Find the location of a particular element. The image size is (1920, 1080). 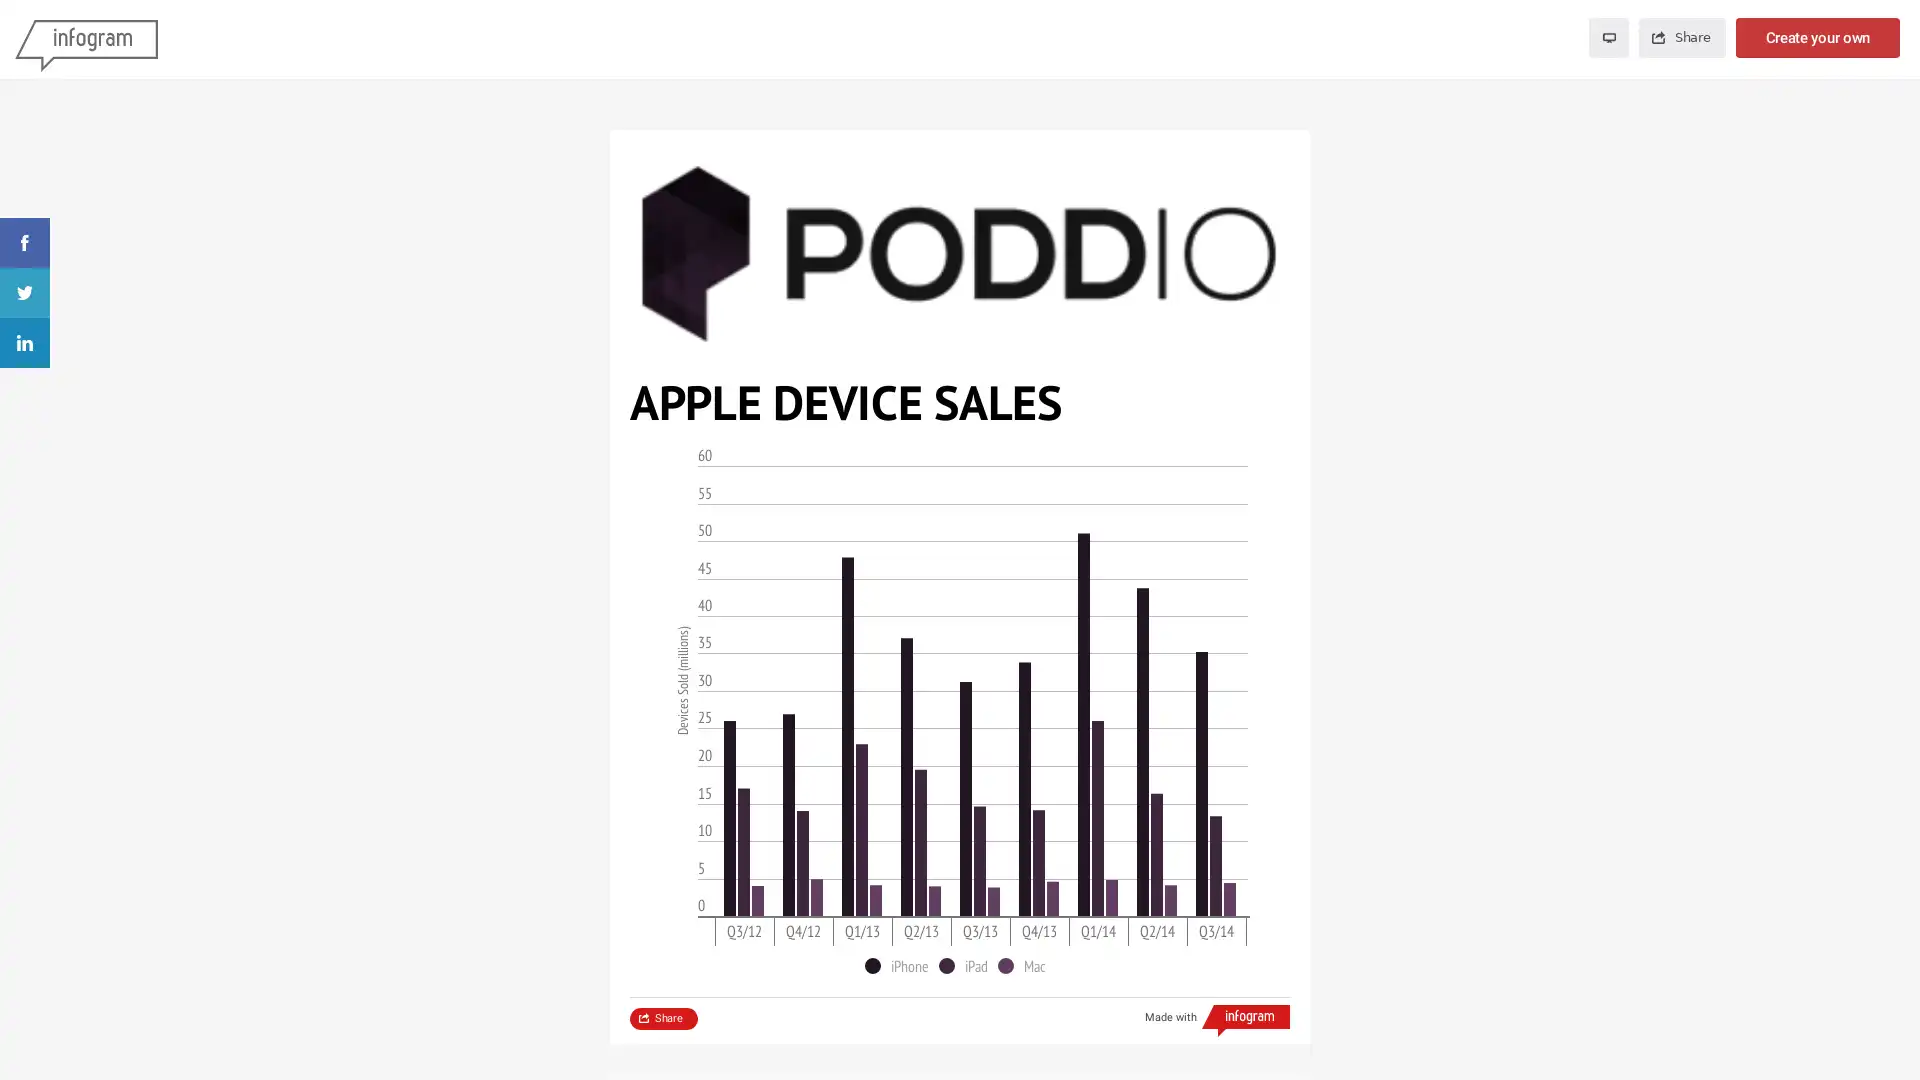

Show side buttons is located at coordinates (1280, 158).